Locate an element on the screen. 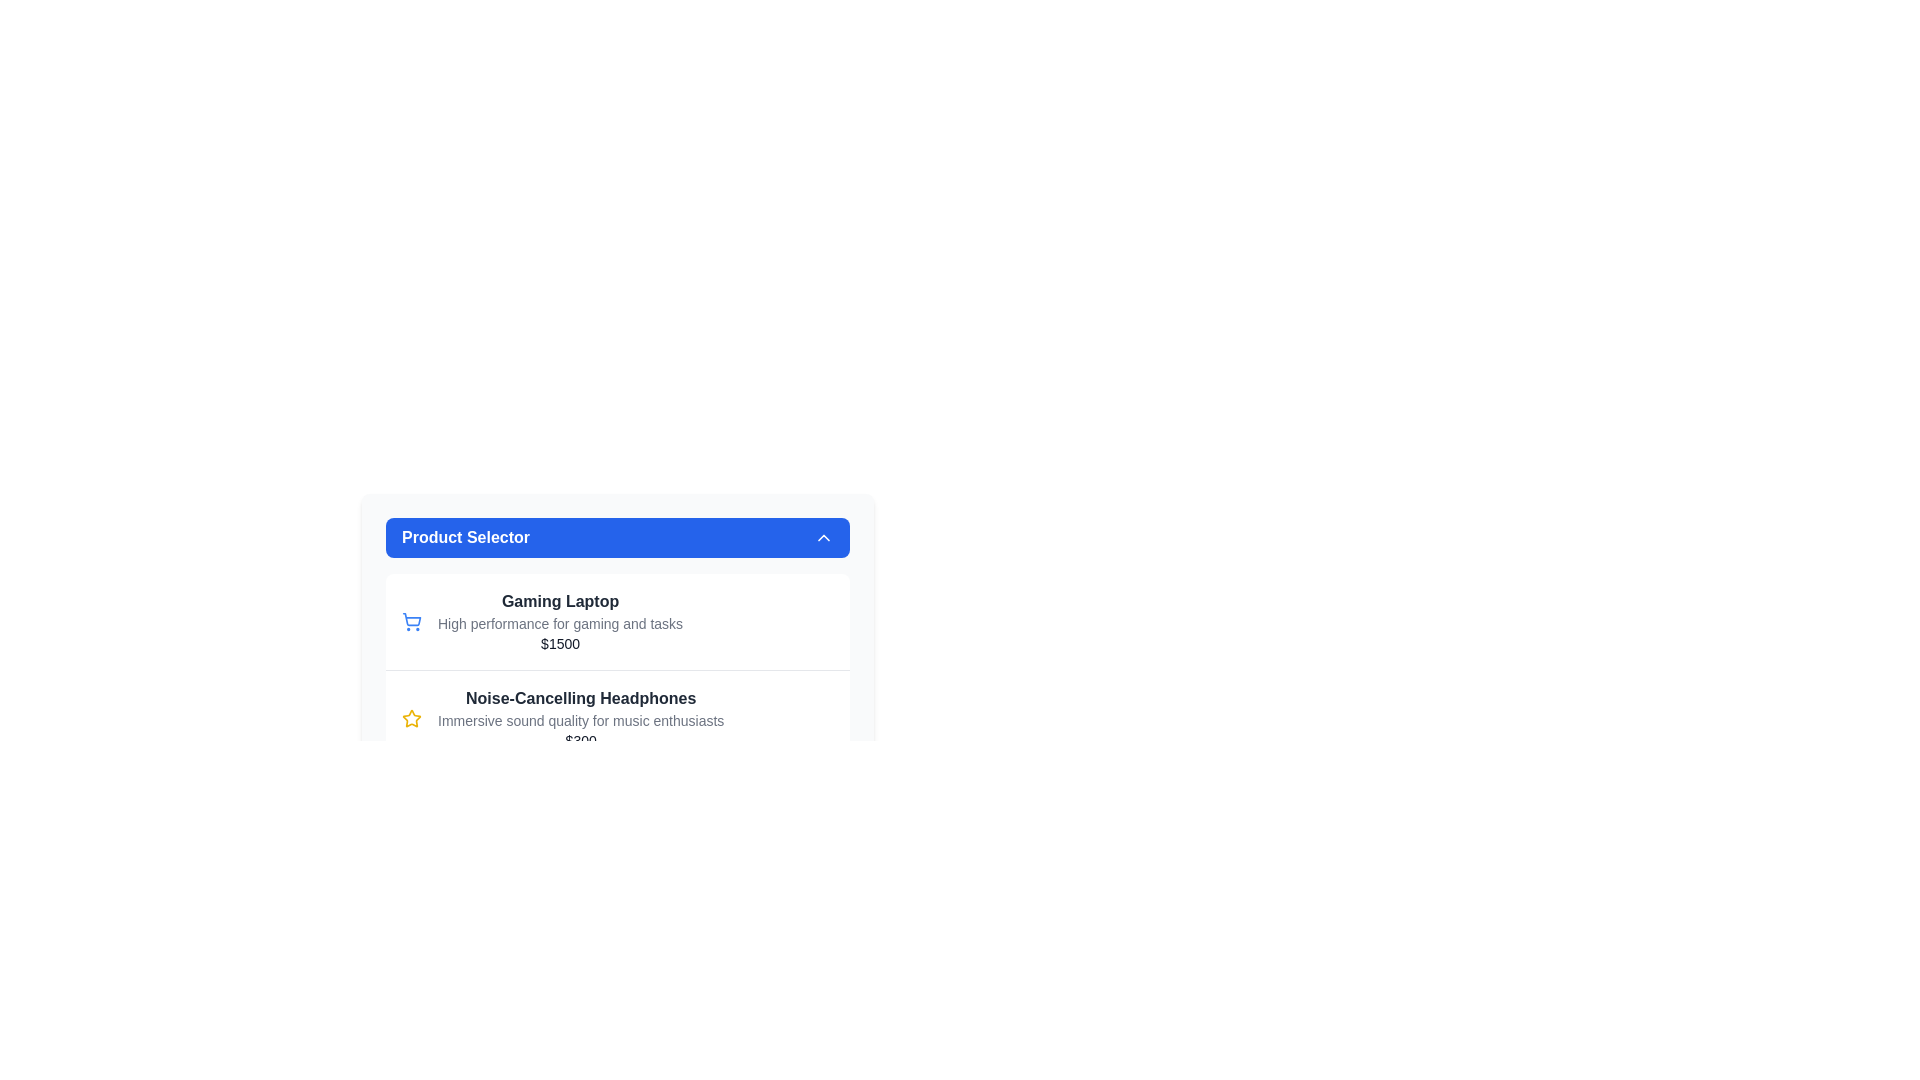 This screenshot has width=1920, height=1080. the upward-facing chevron icon located to the right of the 'Product Selector' text in the header for potential effects, such as tooltips is located at coordinates (824, 536).